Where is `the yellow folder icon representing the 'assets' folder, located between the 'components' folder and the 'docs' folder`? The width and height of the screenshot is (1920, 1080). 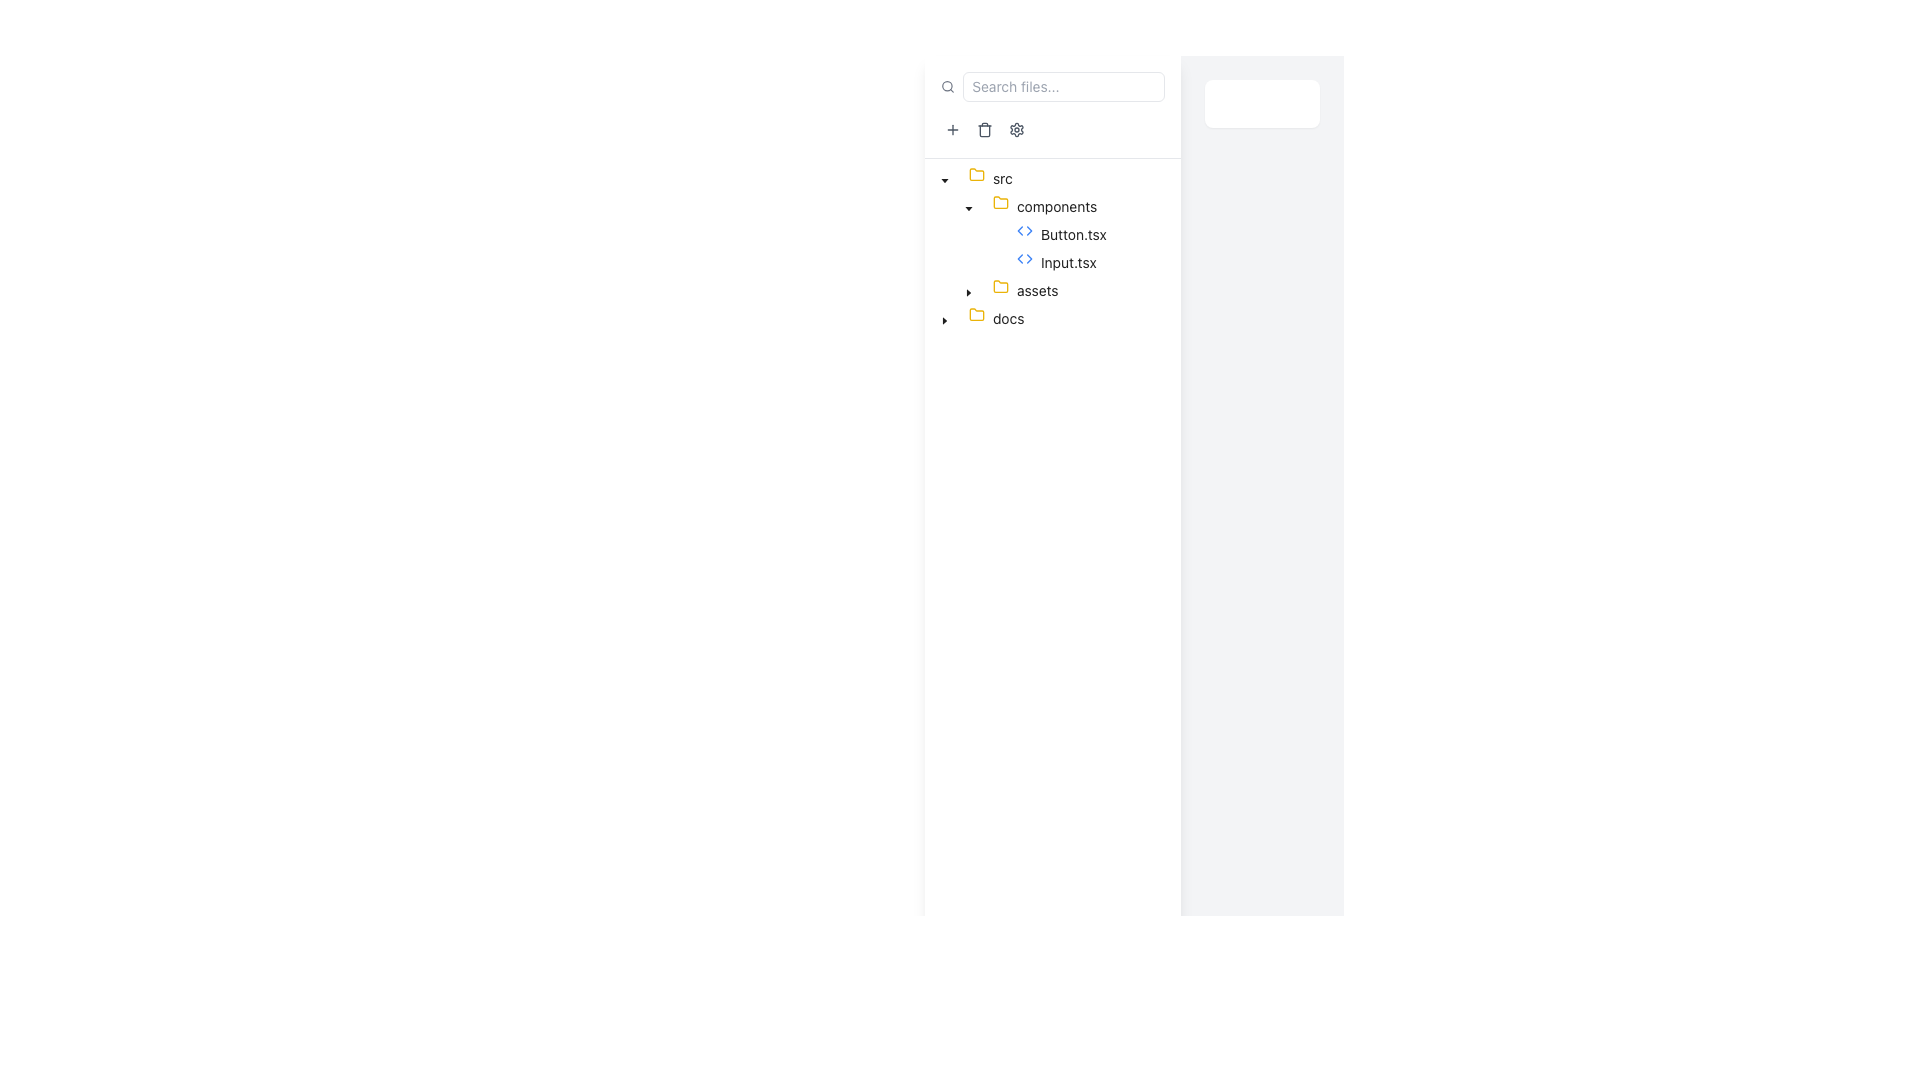 the yellow folder icon representing the 'assets' folder, located between the 'components' folder and the 'docs' folder is located at coordinates (1001, 285).